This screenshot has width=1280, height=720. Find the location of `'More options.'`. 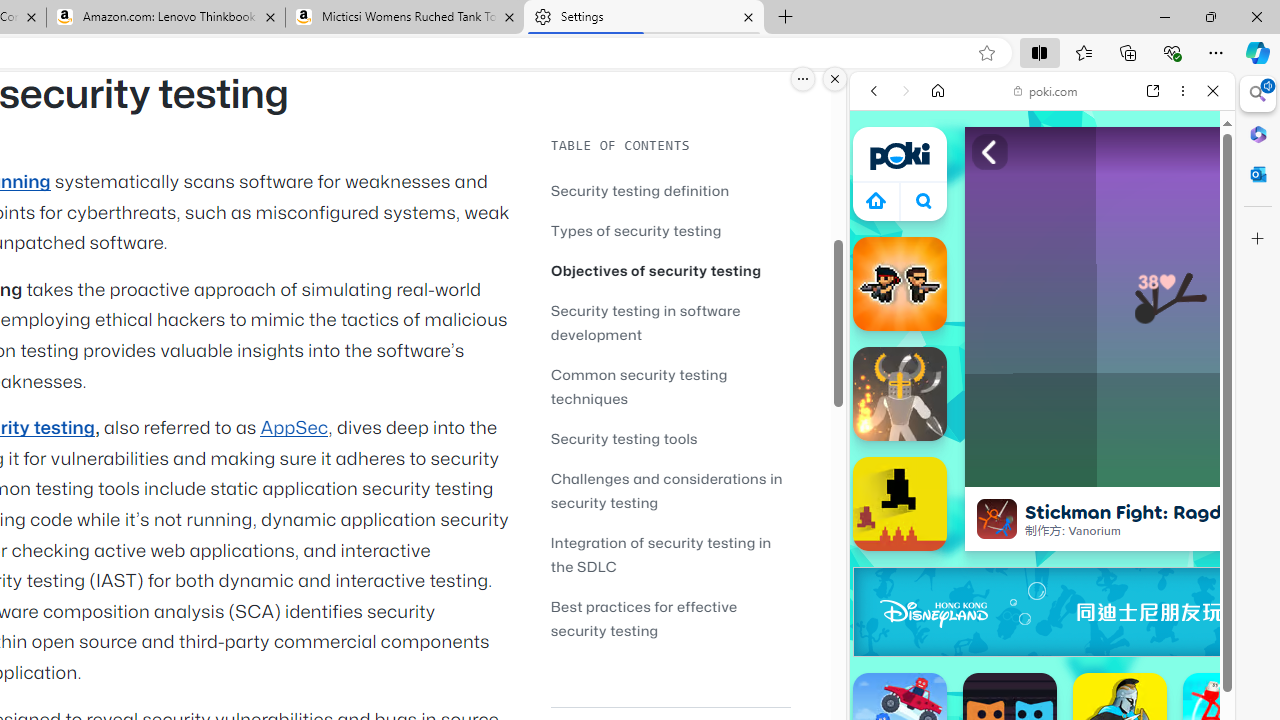

'More options.' is located at coordinates (803, 78).